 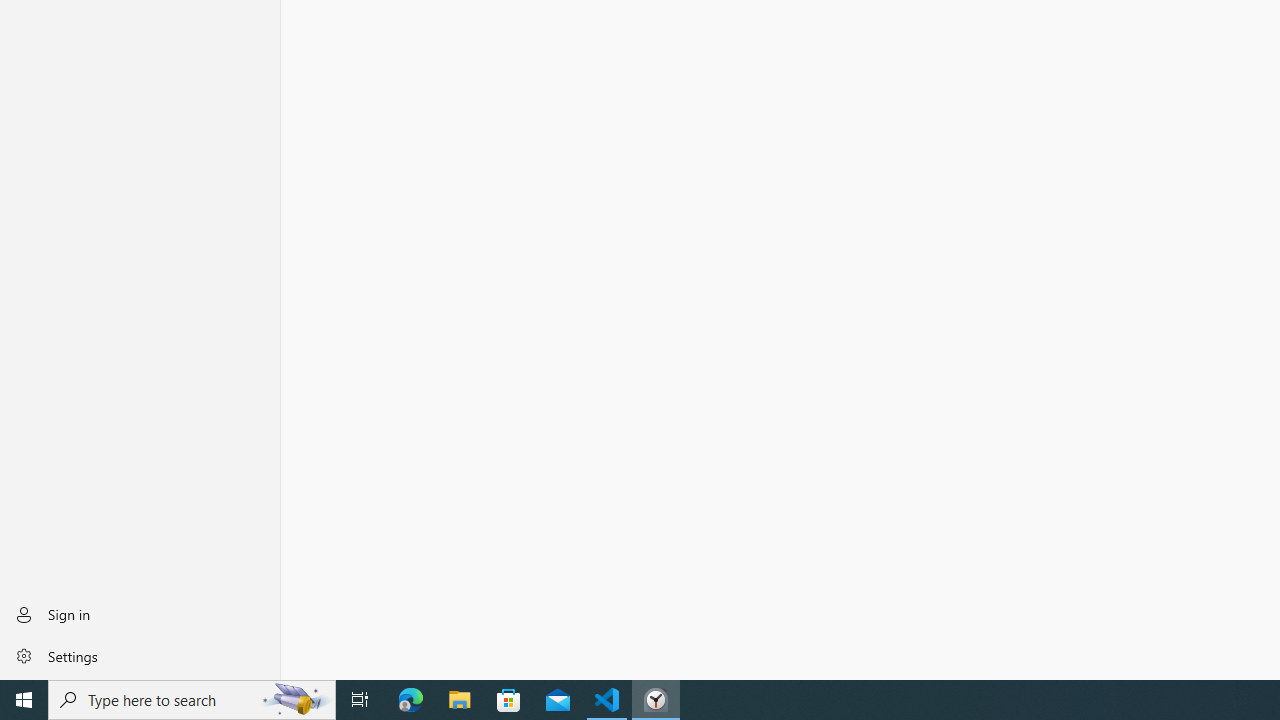 I want to click on 'Clock - 1 running window', so click(x=656, y=698).